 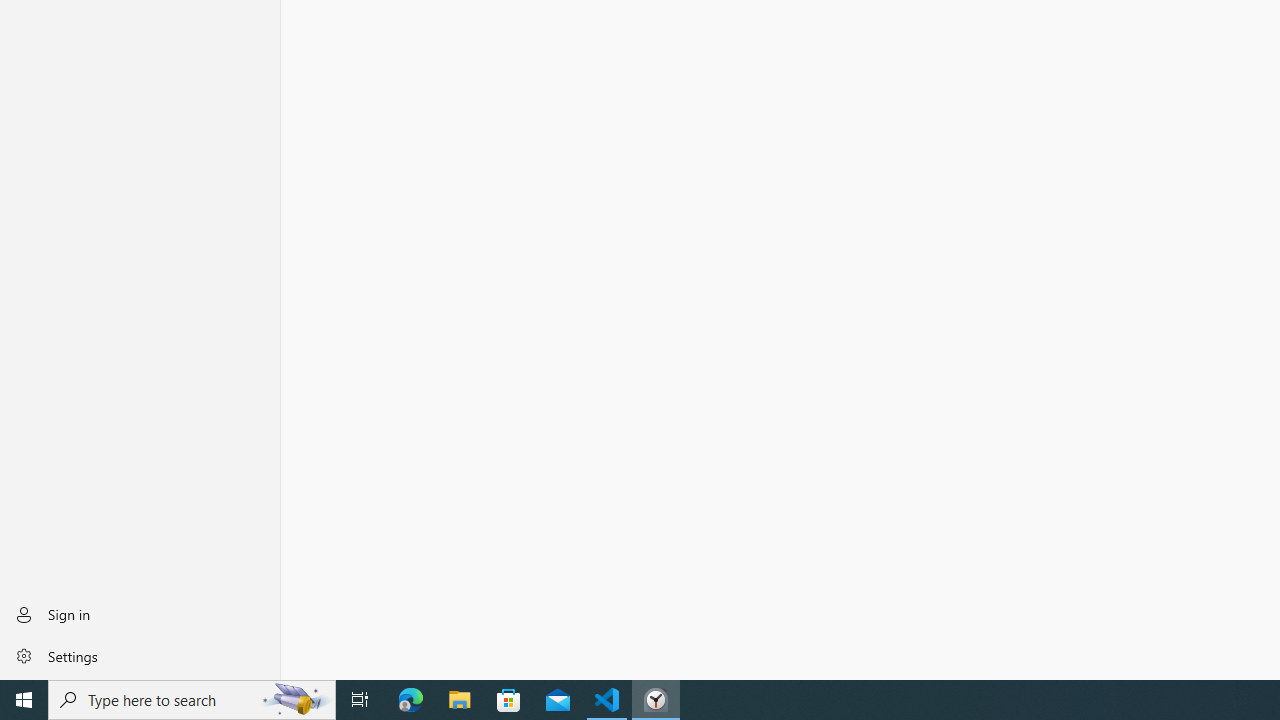 I want to click on 'Clock - 1 running window', so click(x=656, y=698).